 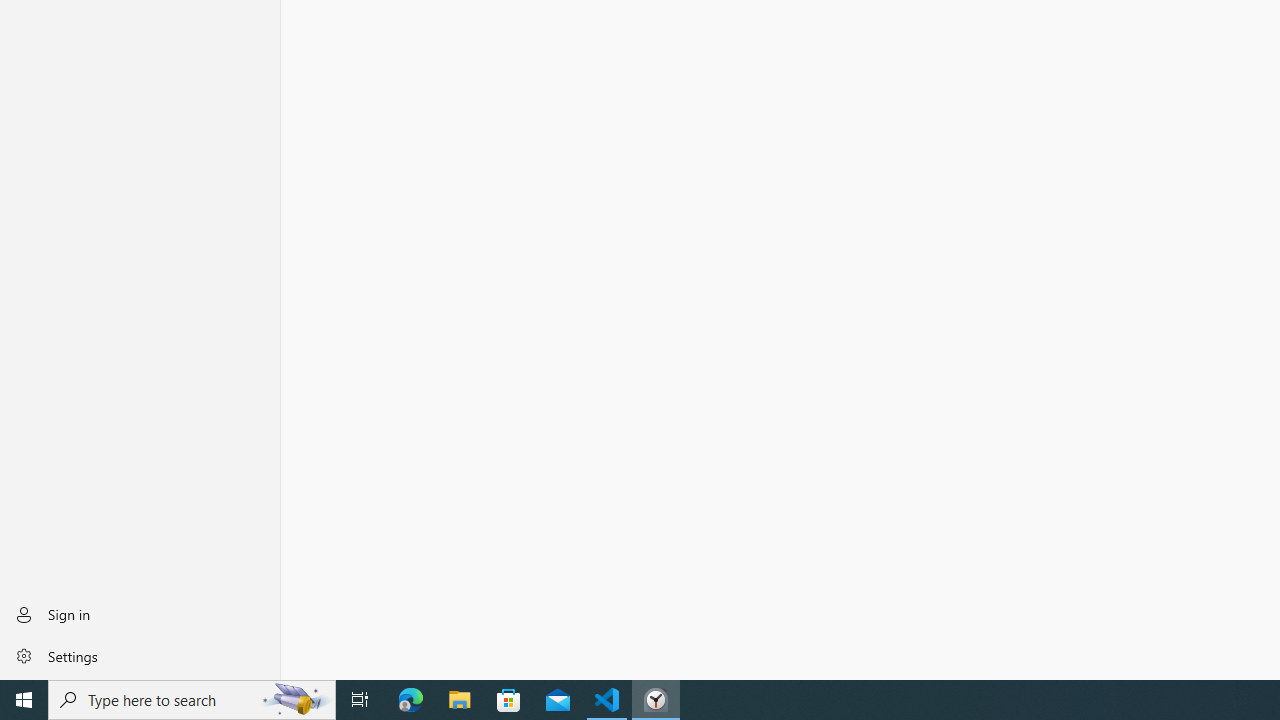 I want to click on 'Clock - 1 running window', so click(x=656, y=698).